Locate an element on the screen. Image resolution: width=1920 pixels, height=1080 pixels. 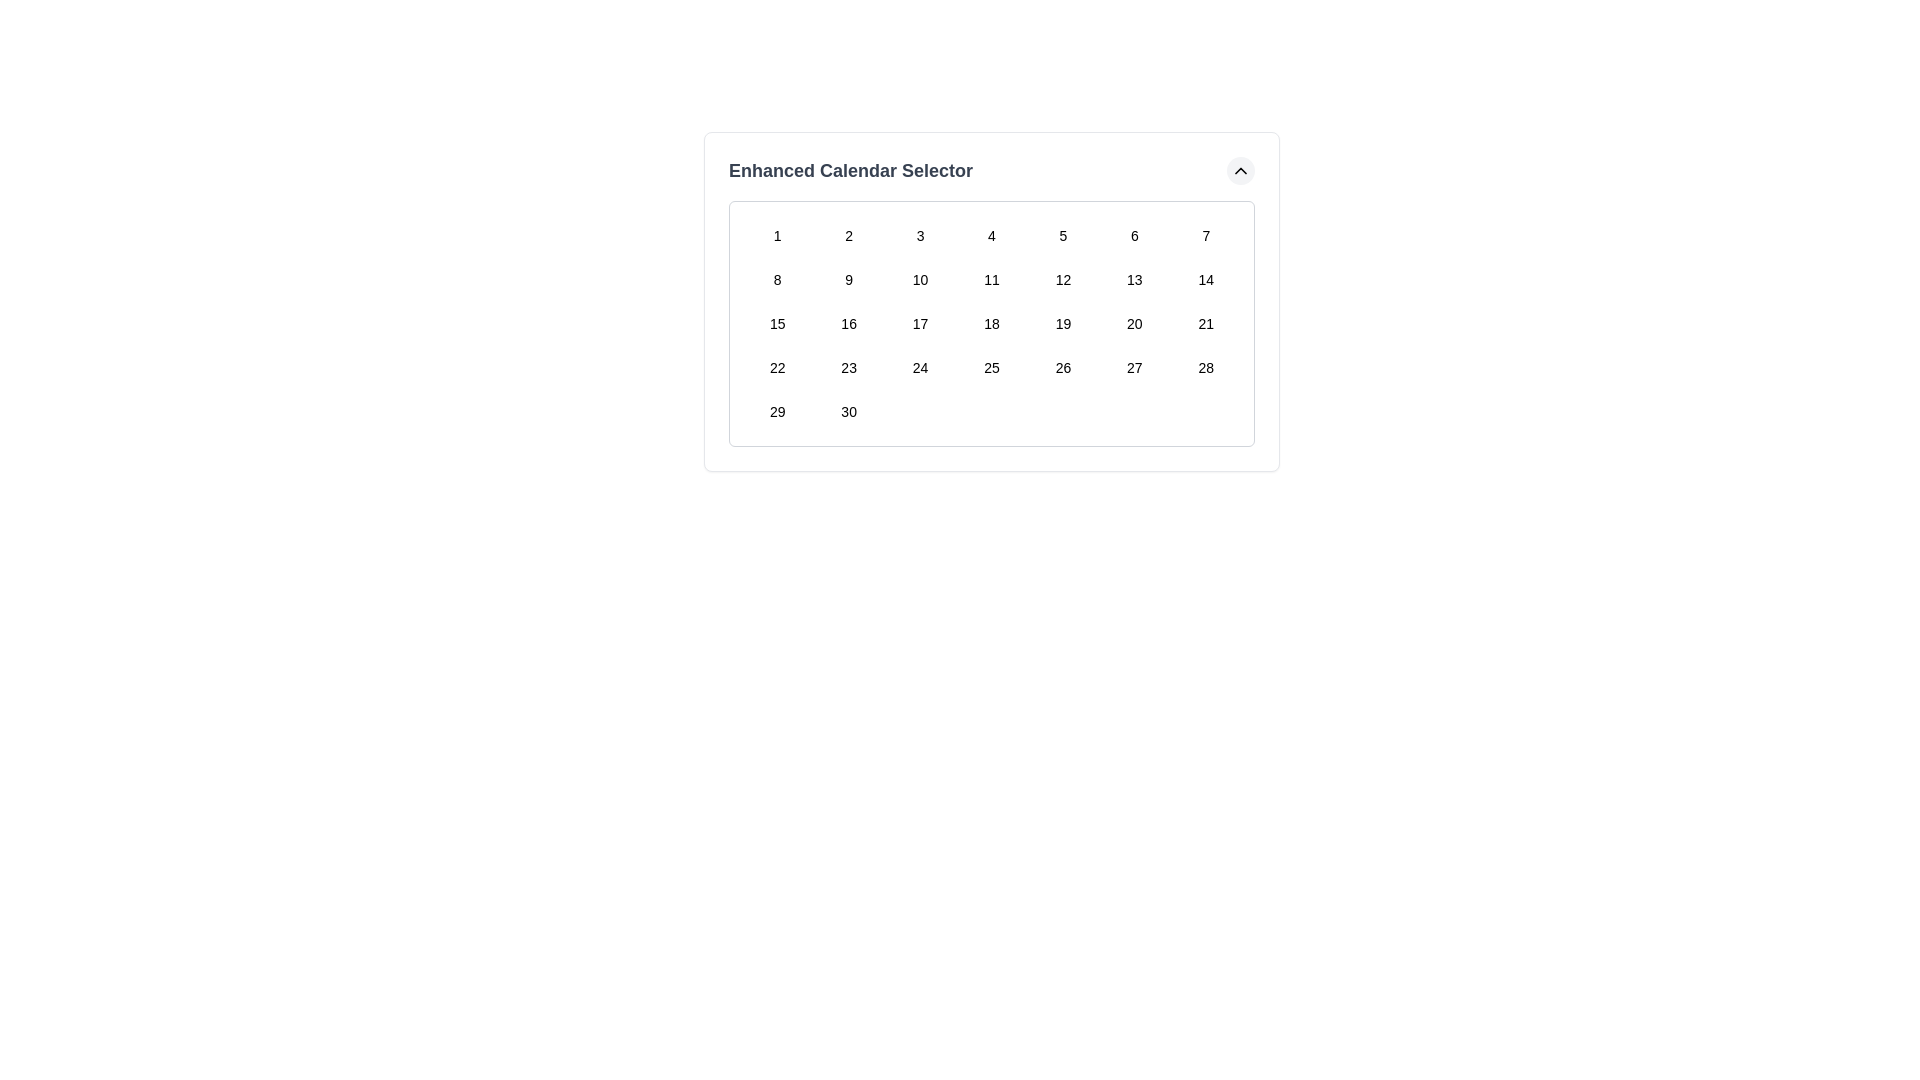
the date selection button for '6' in the Enhanced Calendar Selector is located at coordinates (1134, 234).